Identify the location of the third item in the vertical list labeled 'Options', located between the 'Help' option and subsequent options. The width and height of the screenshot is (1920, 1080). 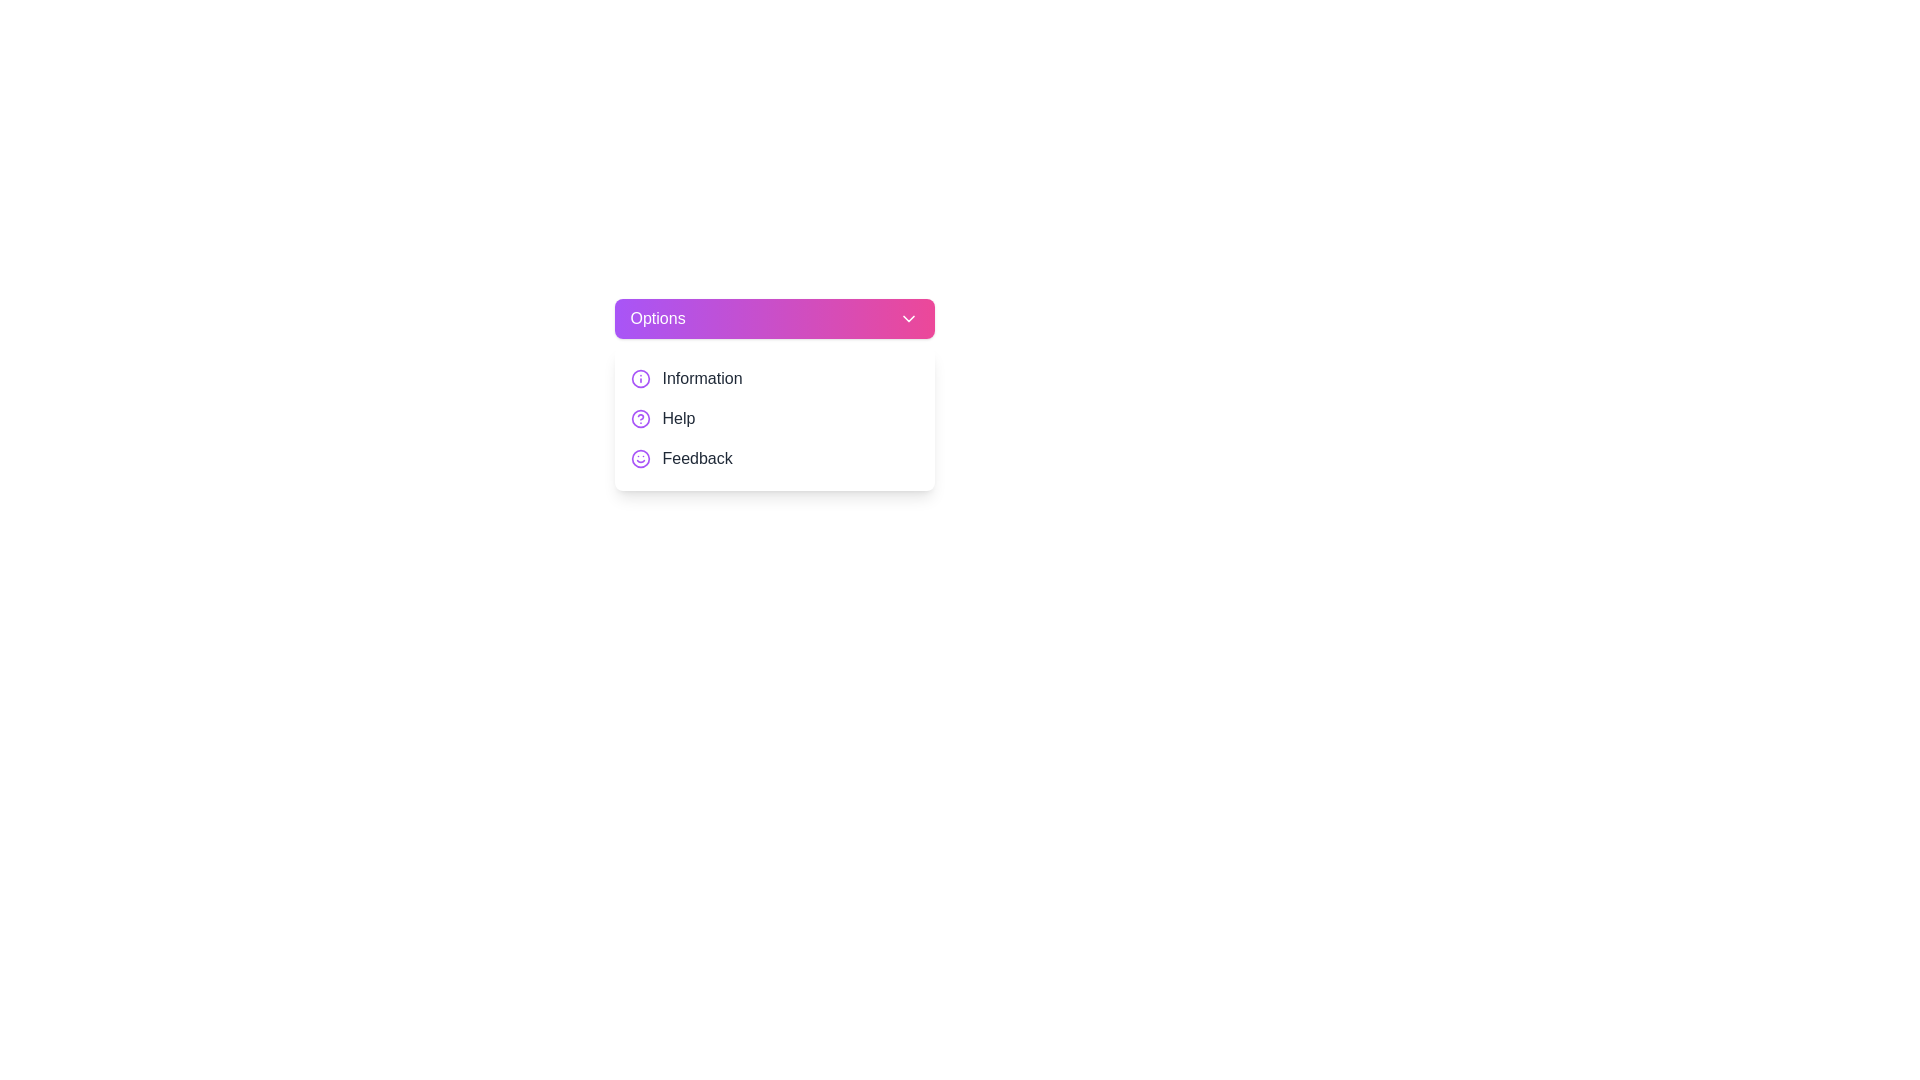
(773, 459).